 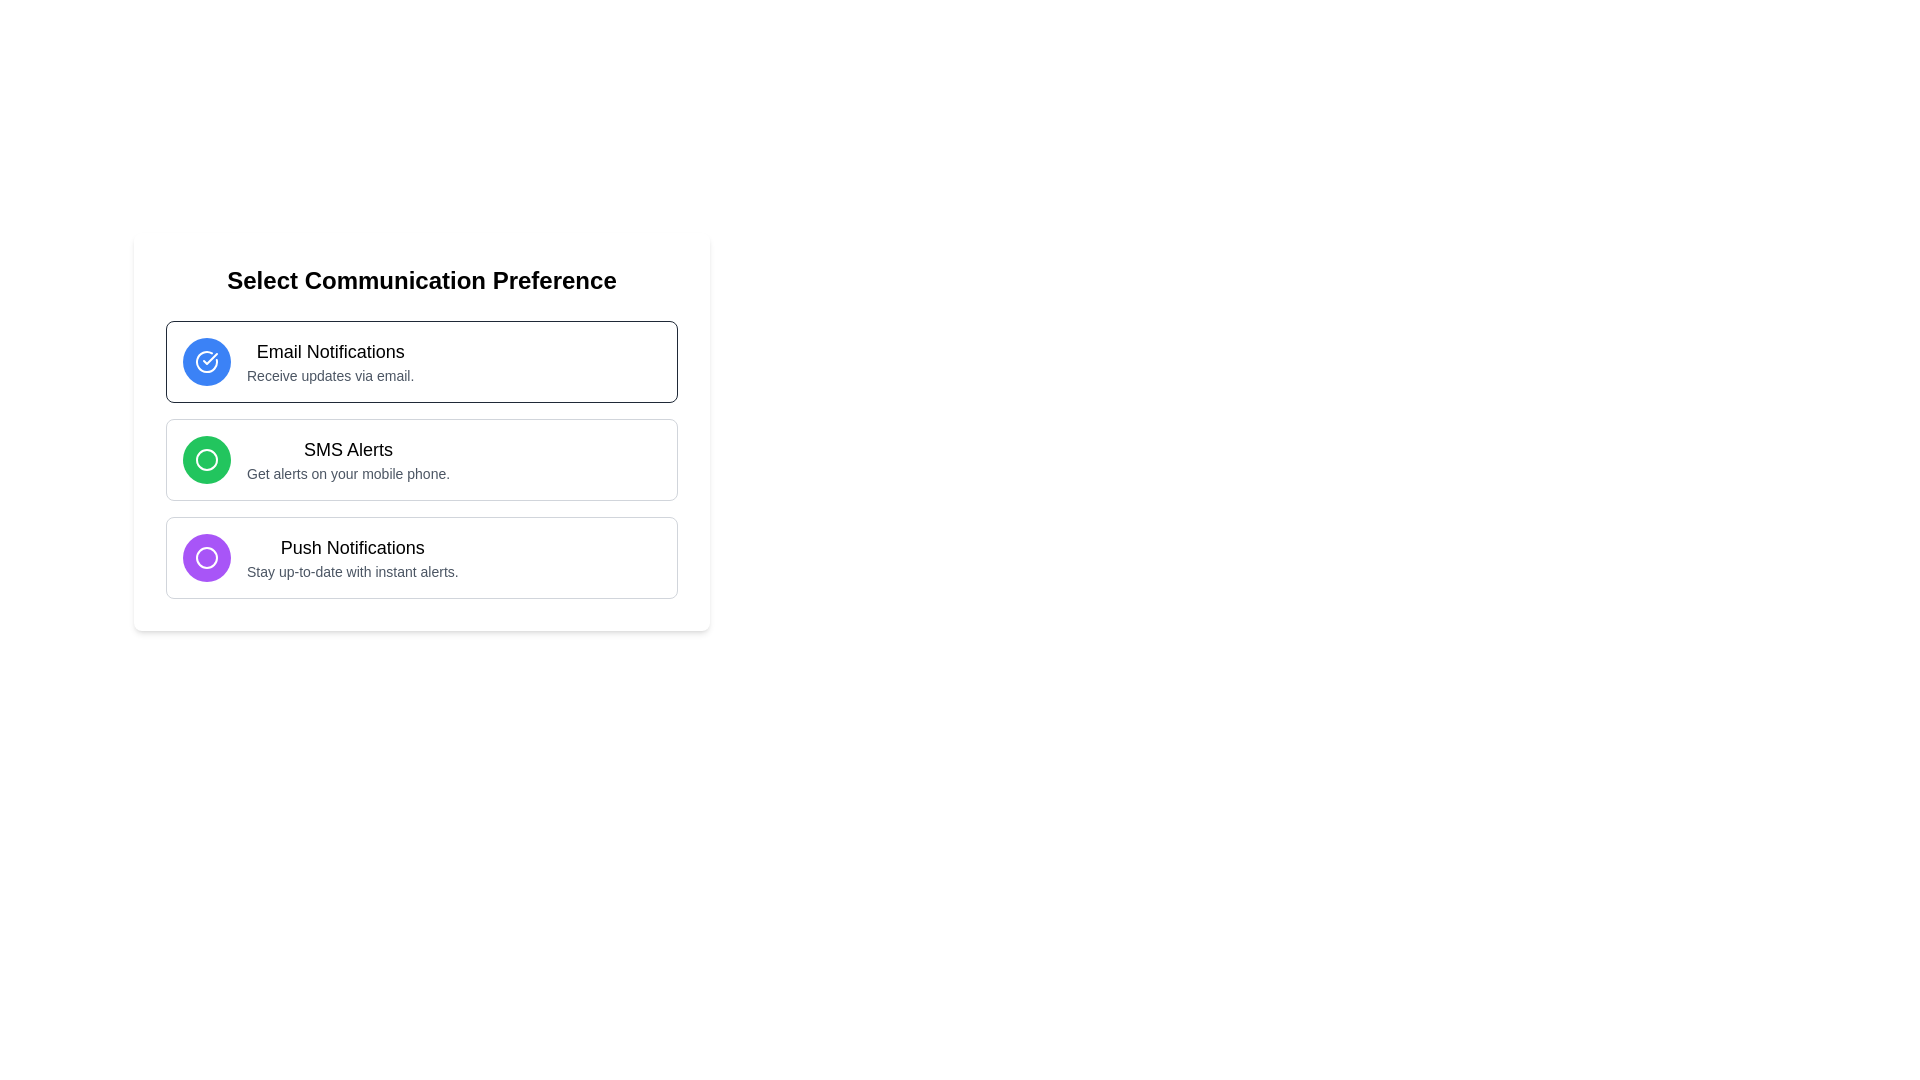 I want to click on the SMS Alerts card component, which is the second card in a vertical stack of three, positioned between 'Email Notifications' and 'Push Notifications', so click(x=421, y=459).